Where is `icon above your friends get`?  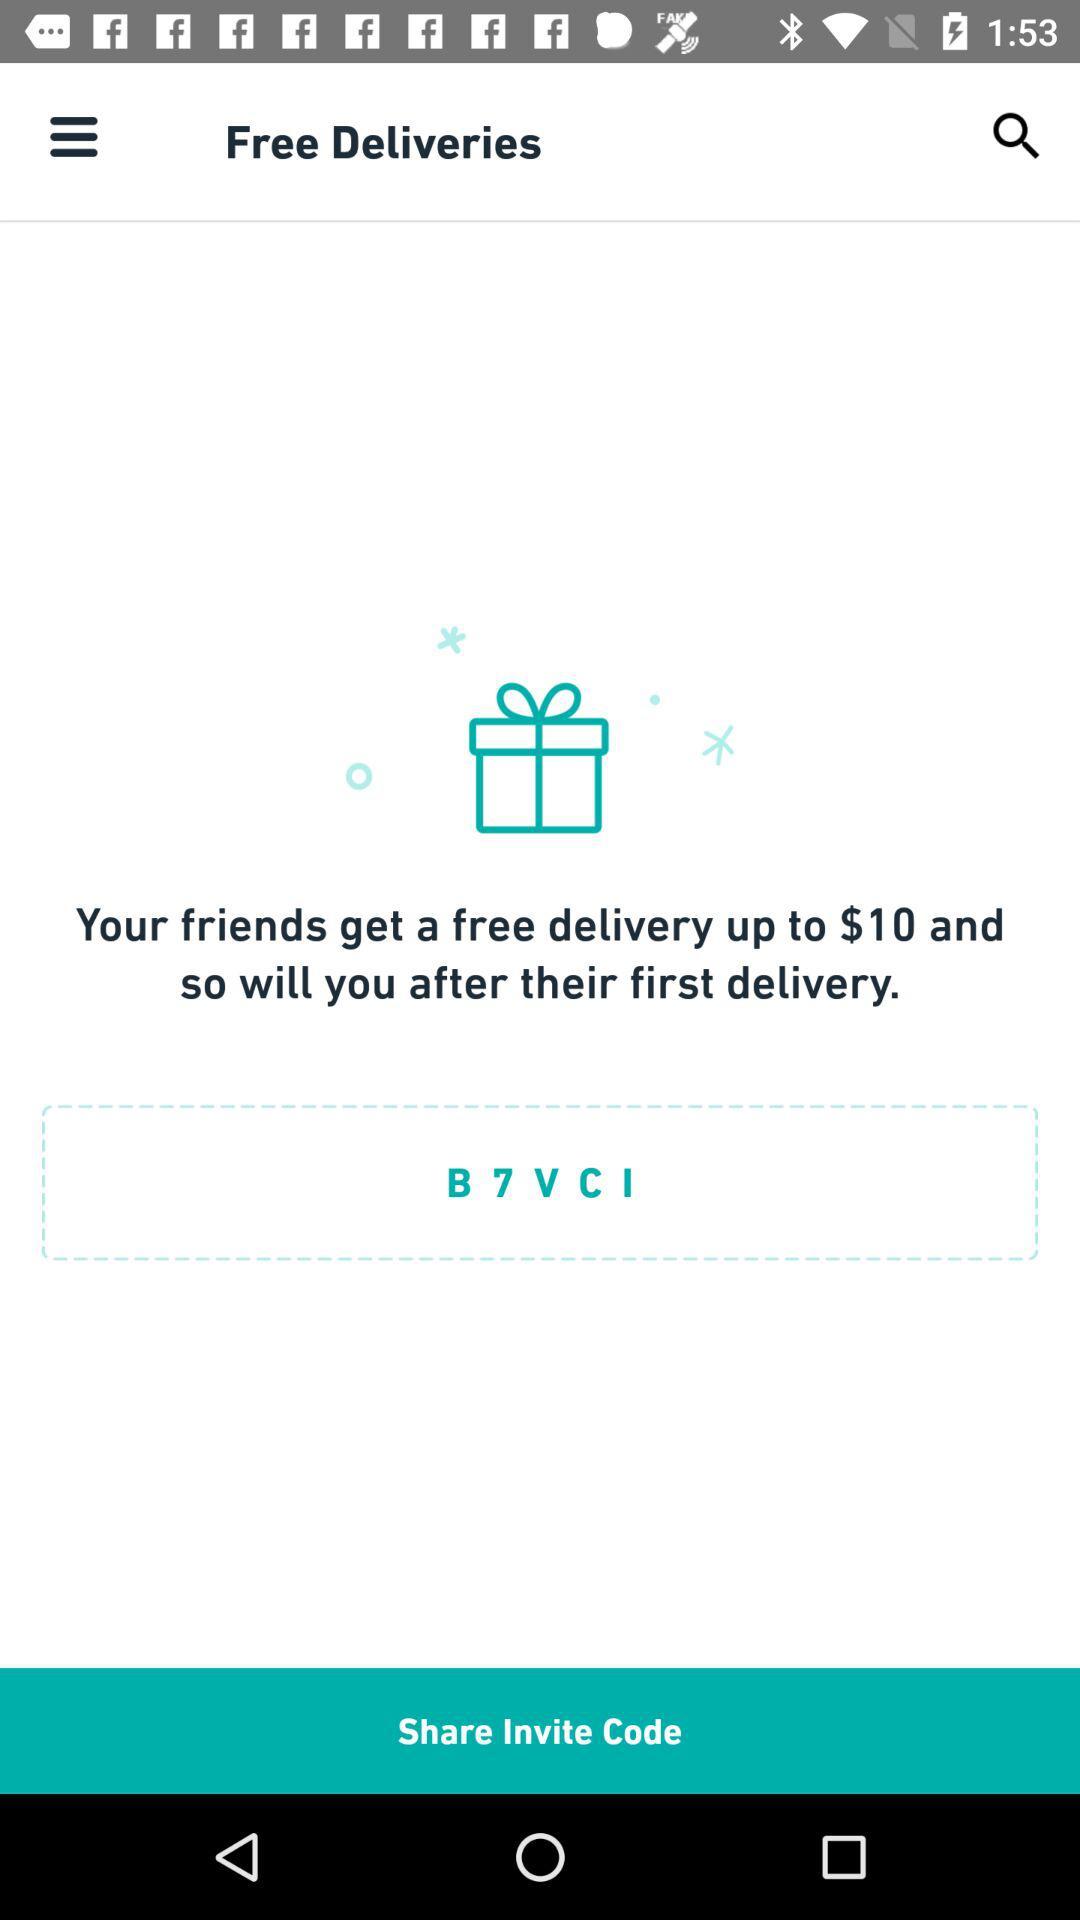
icon above your friends get is located at coordinates (72, 135).